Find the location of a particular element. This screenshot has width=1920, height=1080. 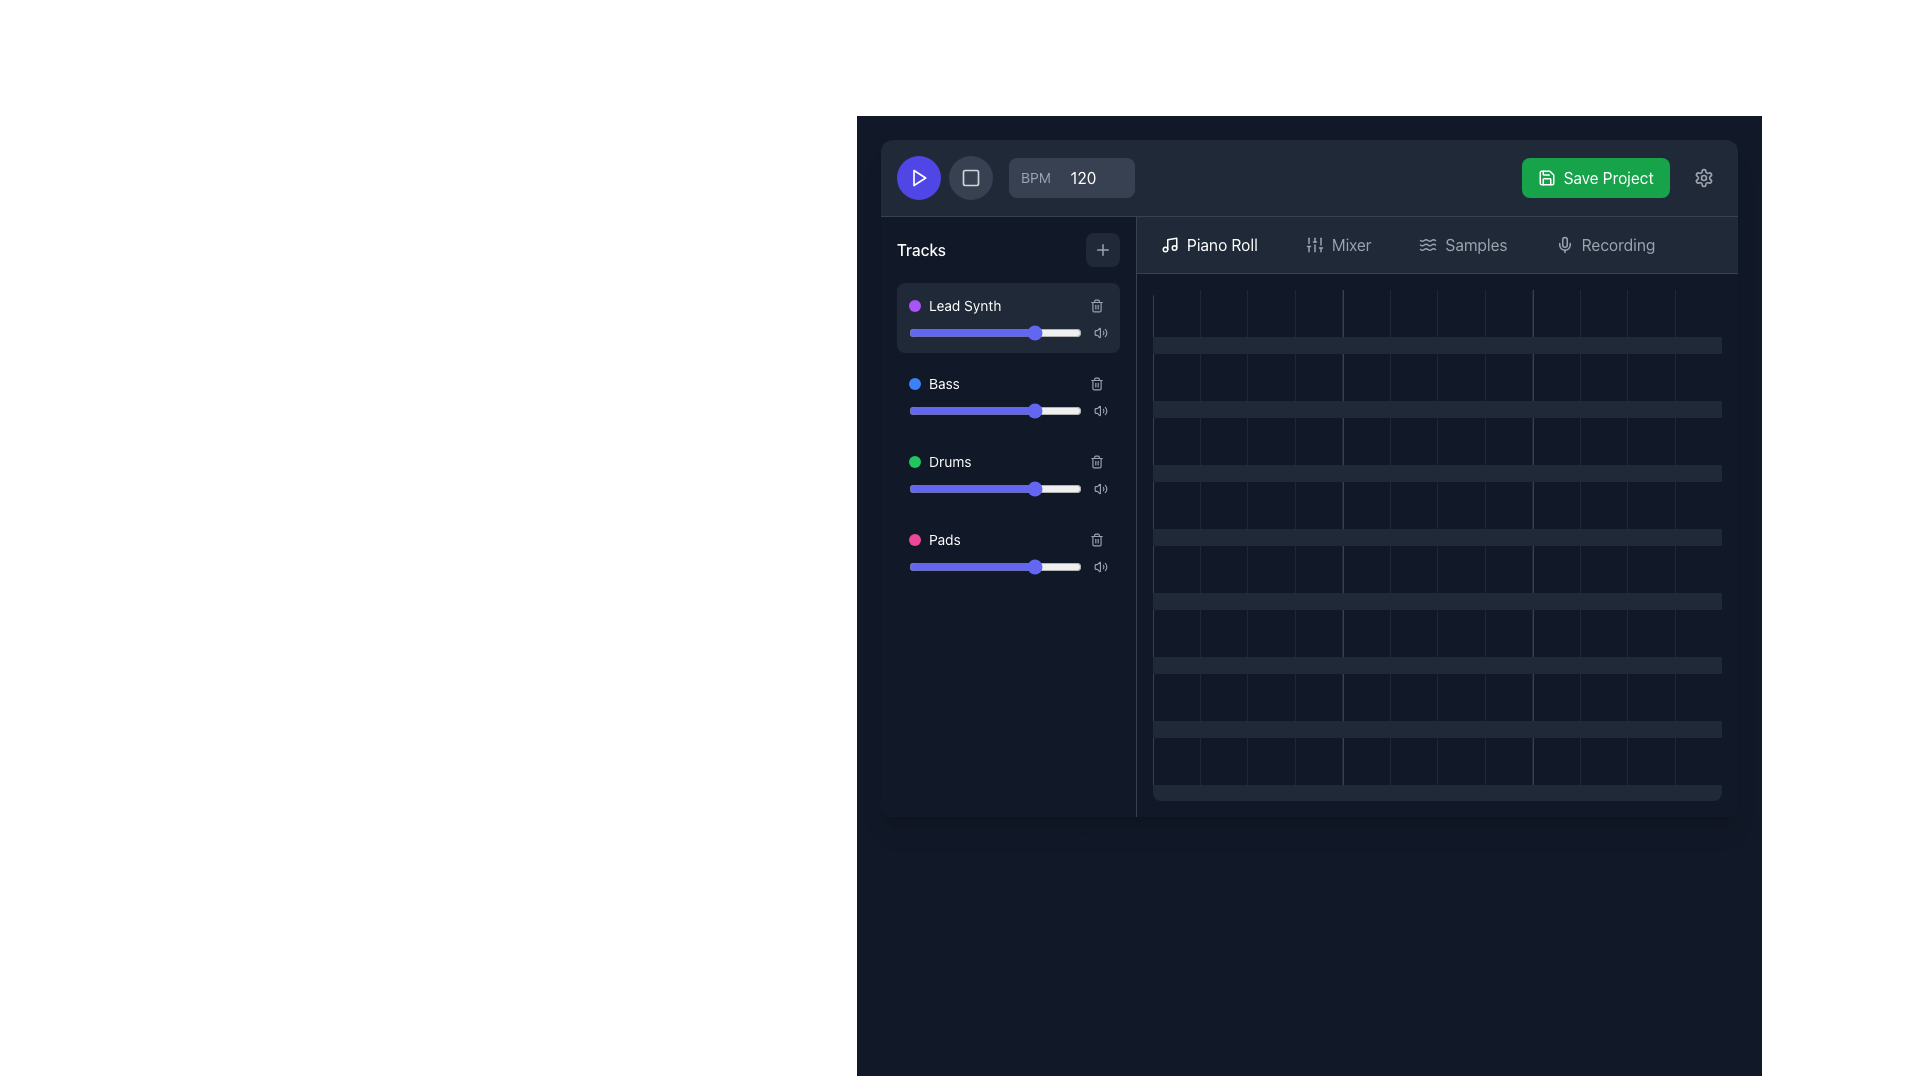

the slider value is located at coordinates (944, 331).